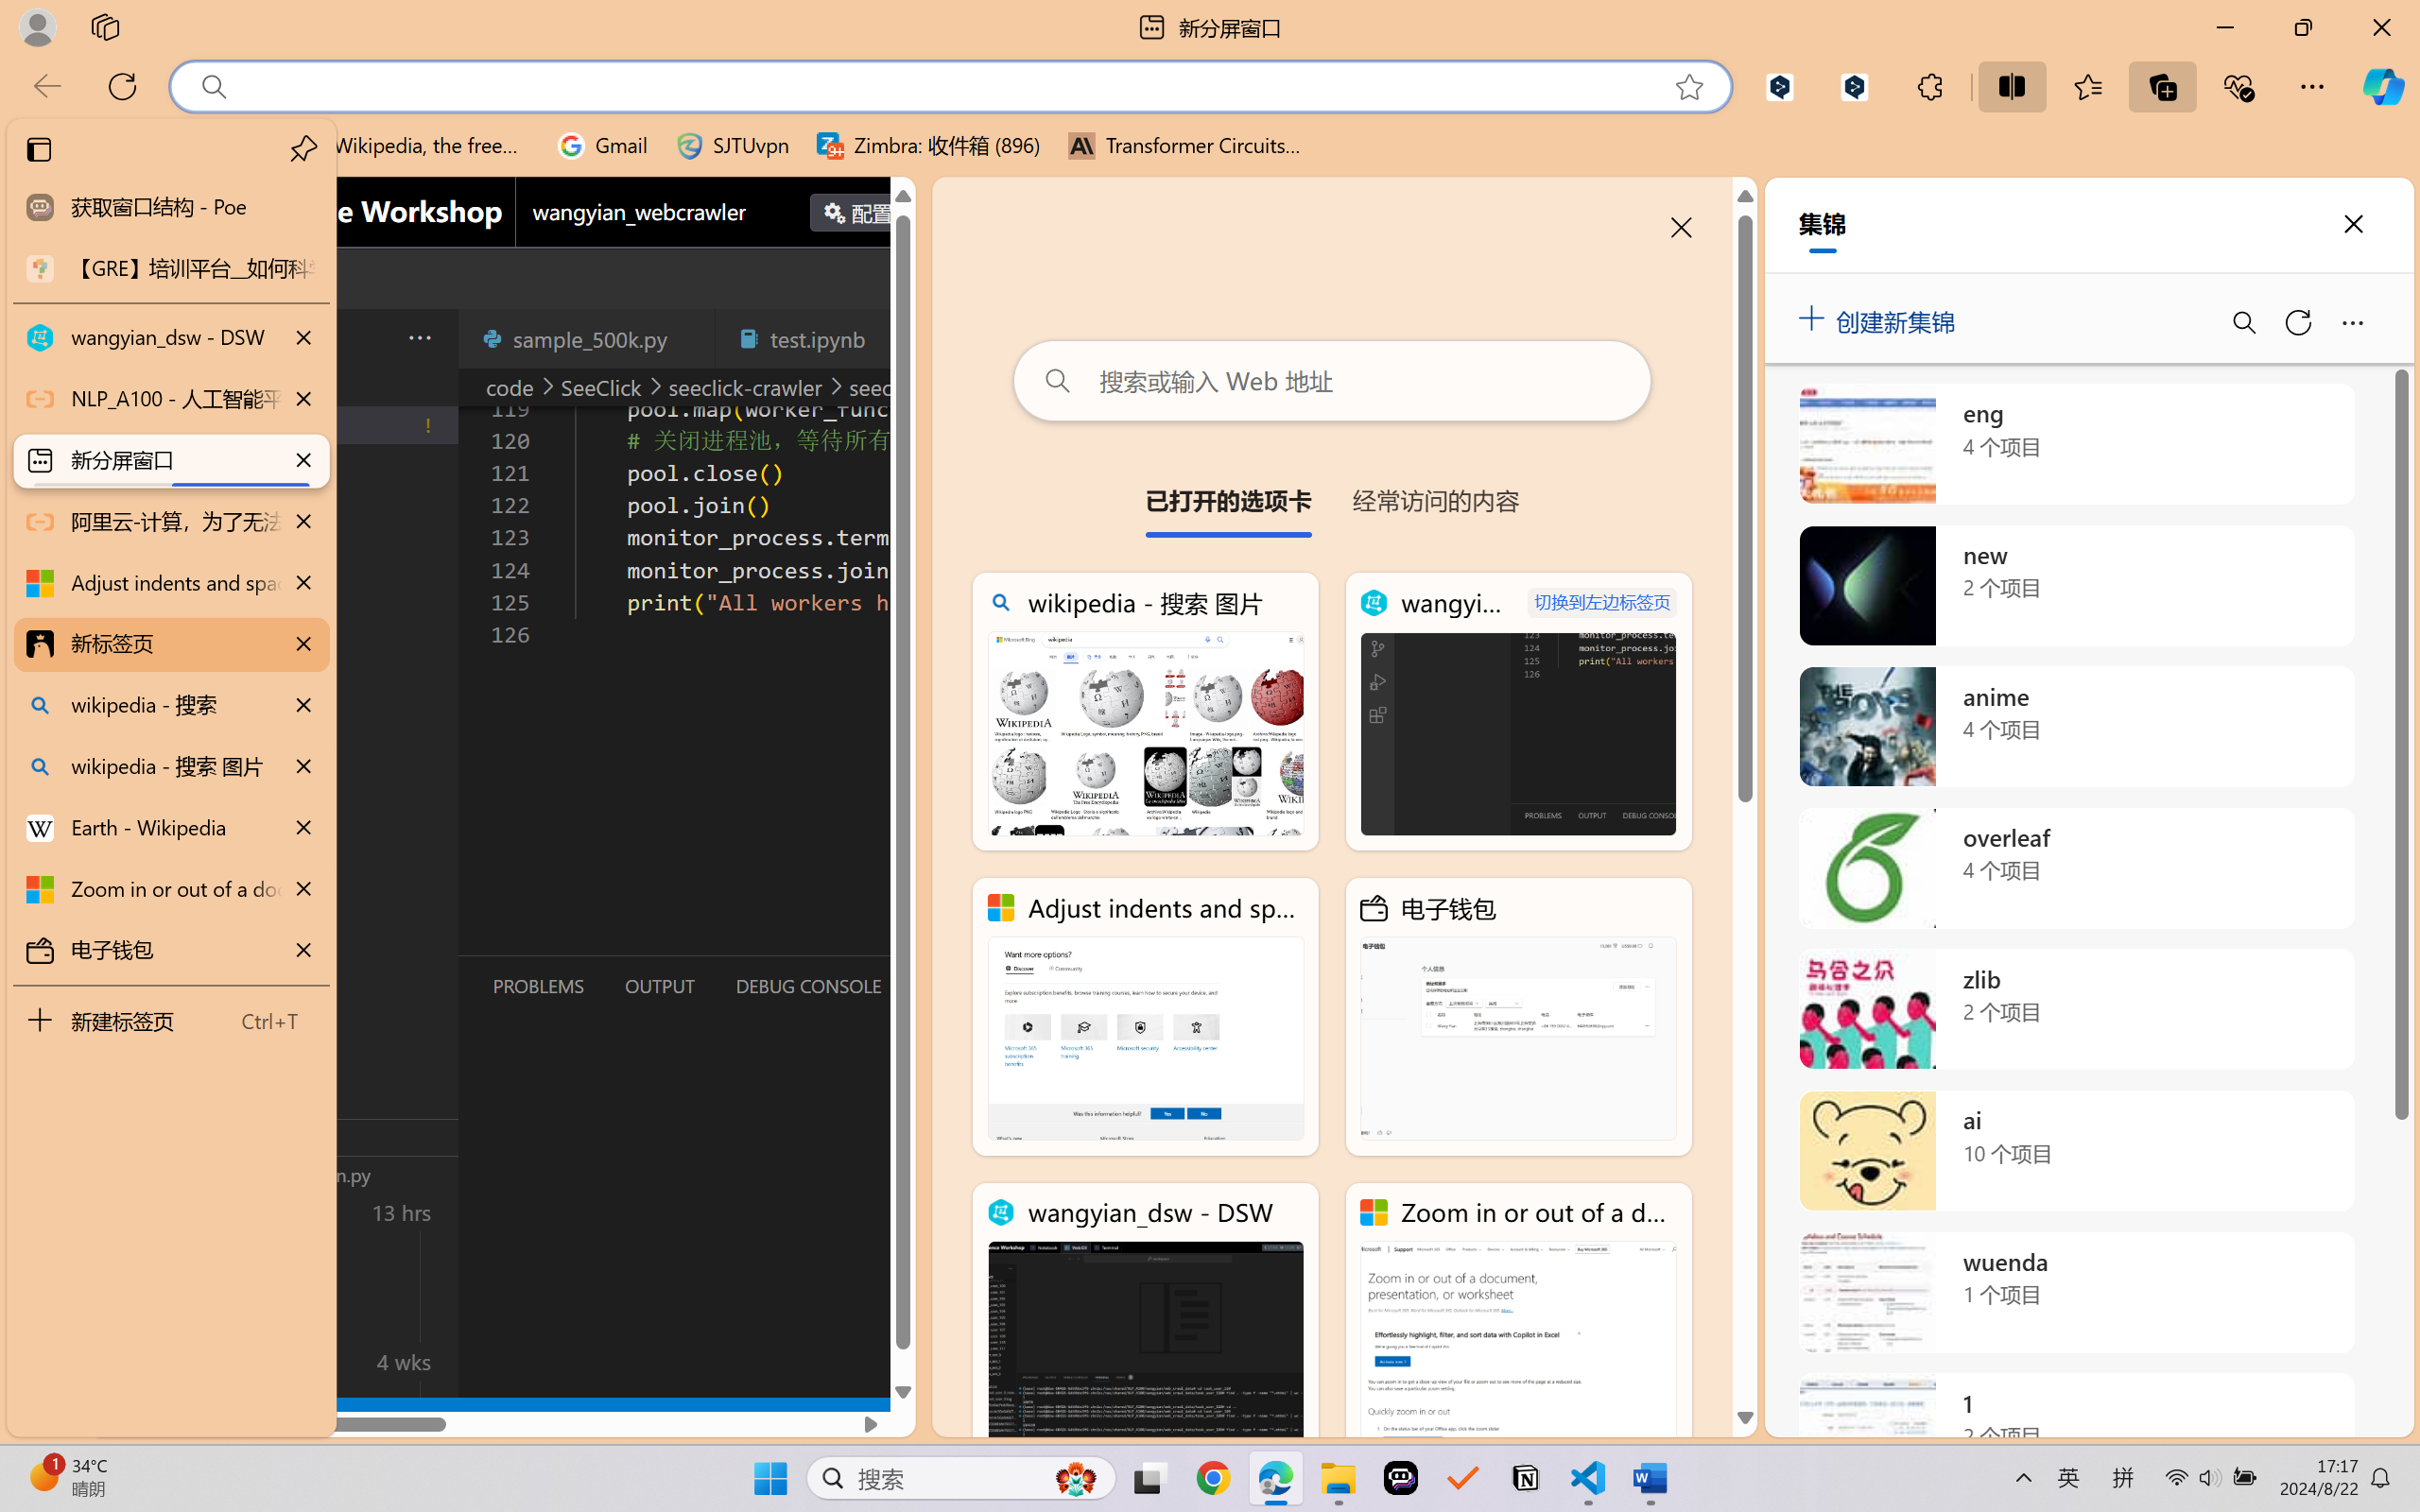  What do you see at coordinates (817, 337) in the screenshot?
I see `'test.ipynb'` at bounding box center [817, 337].